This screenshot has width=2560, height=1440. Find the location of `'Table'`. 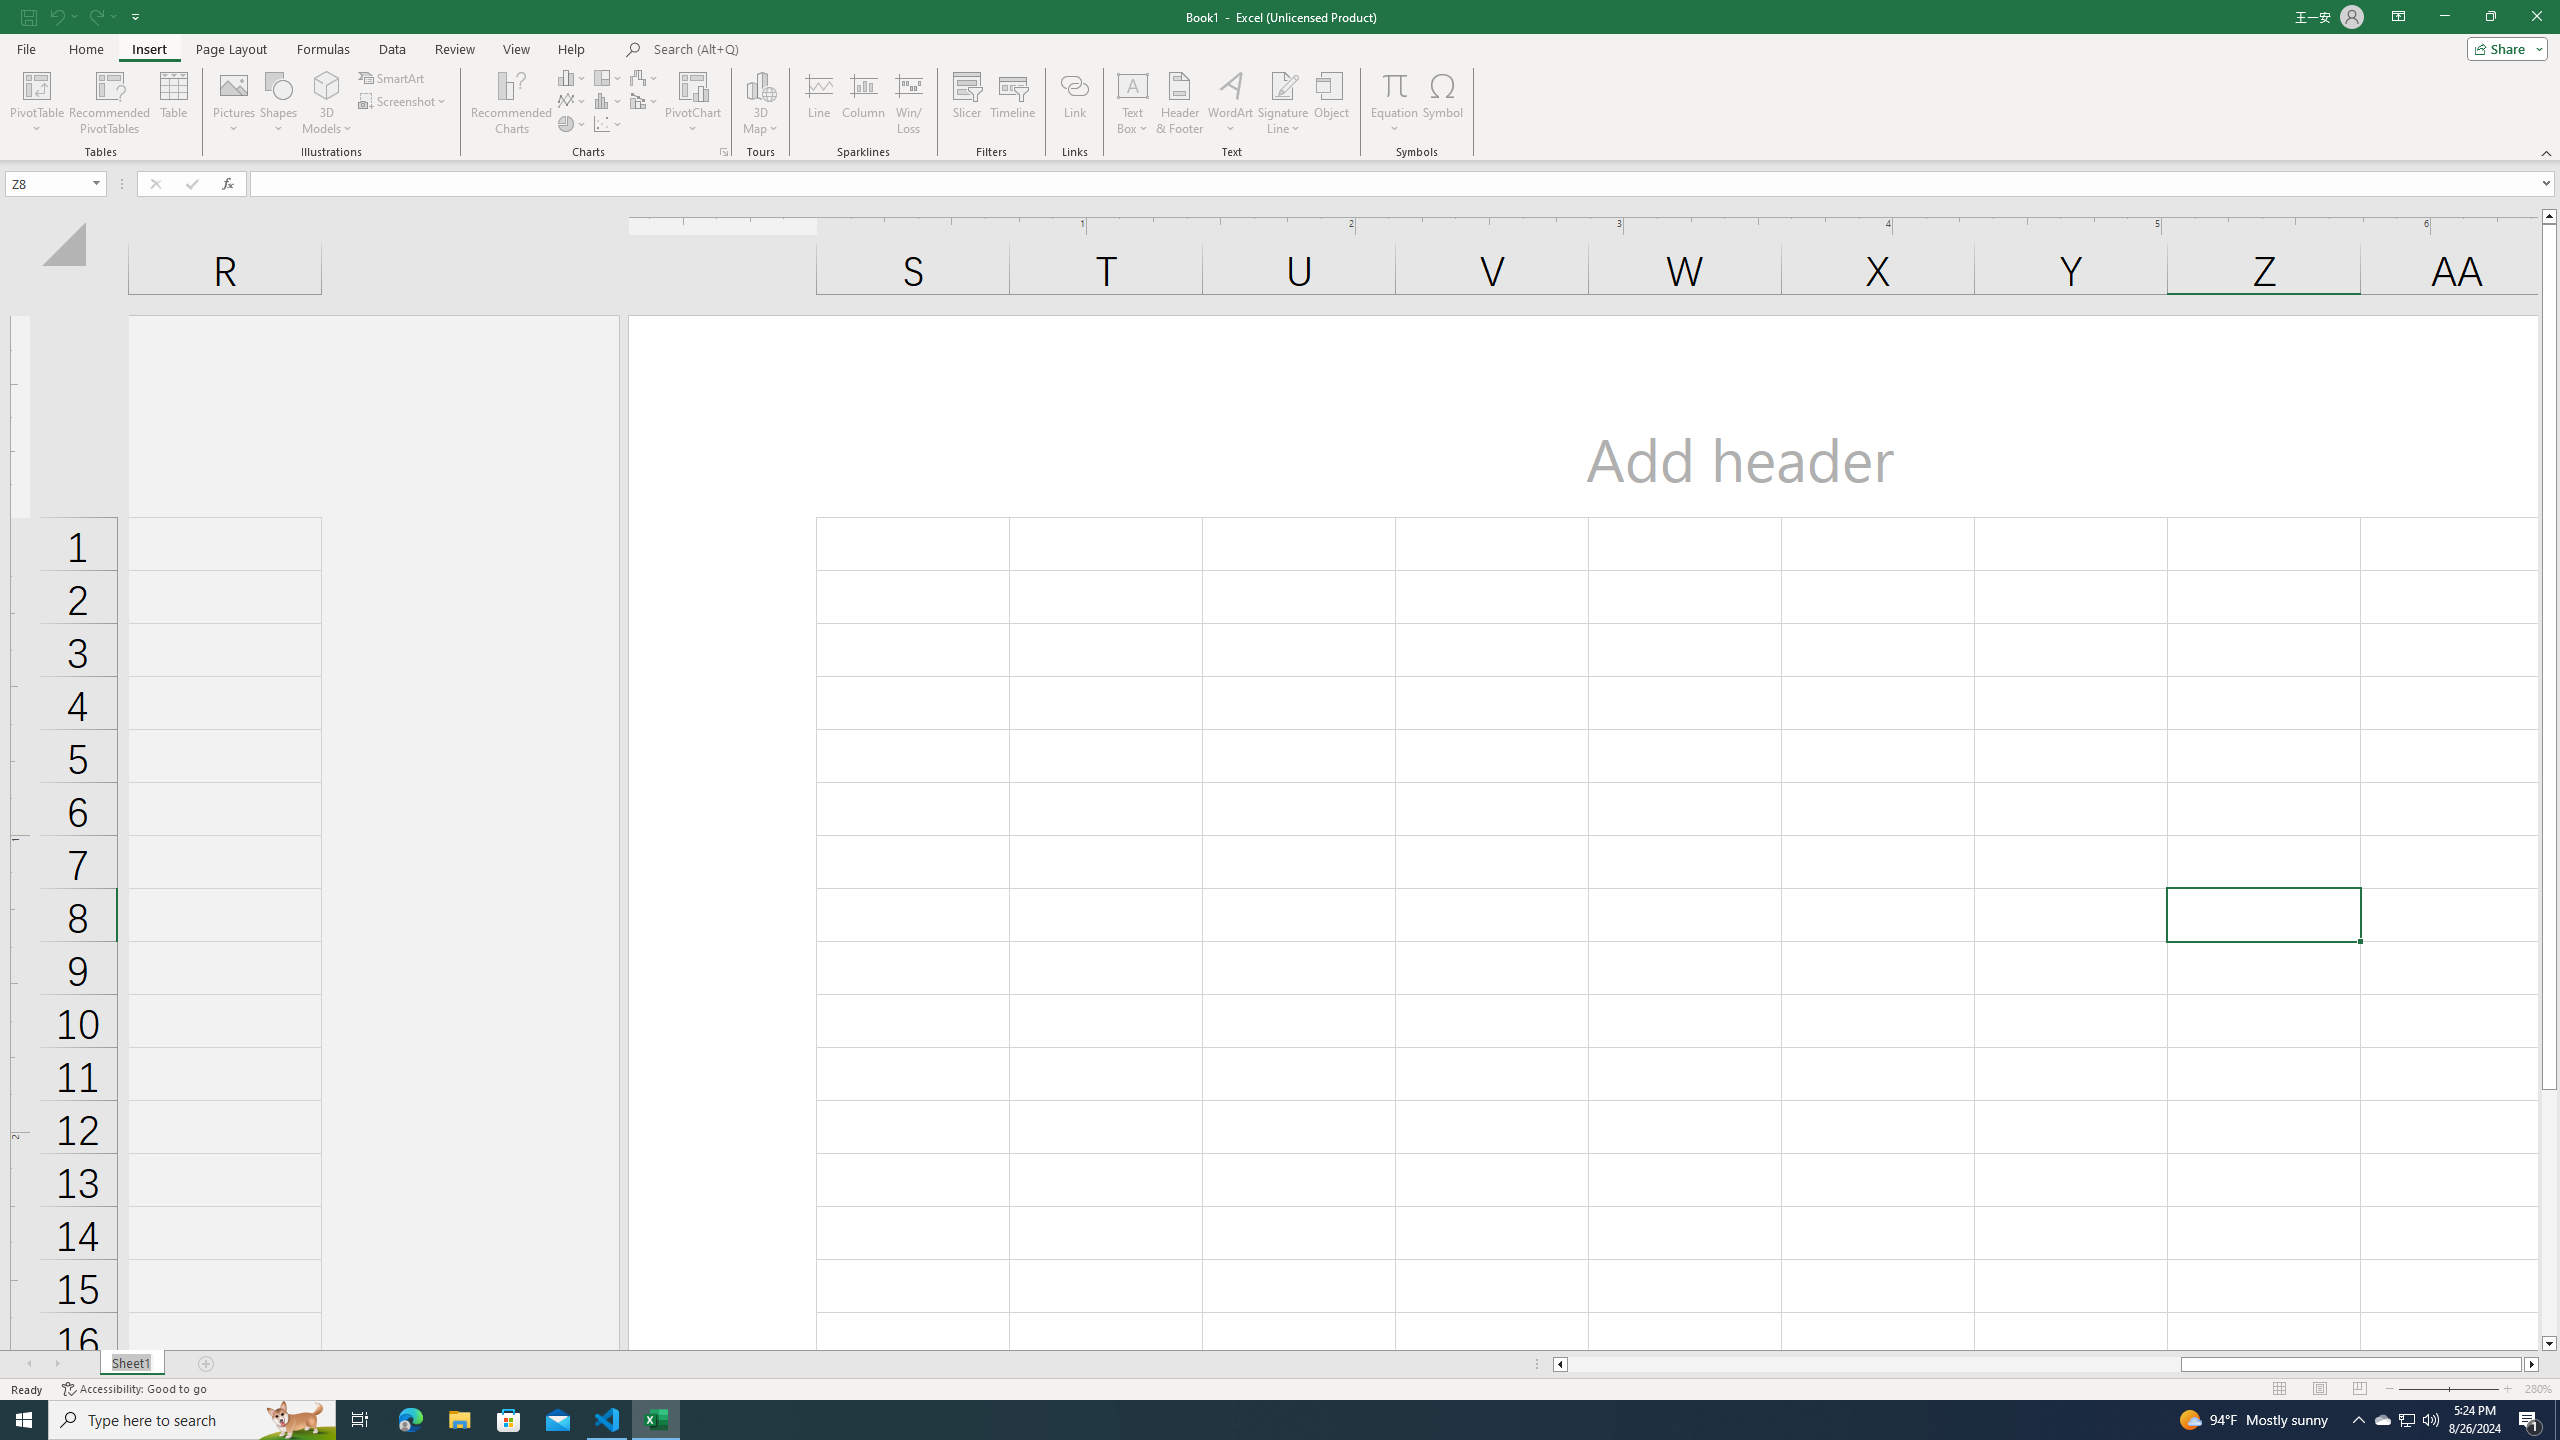

'Table' is located at coordinates (174, 103).